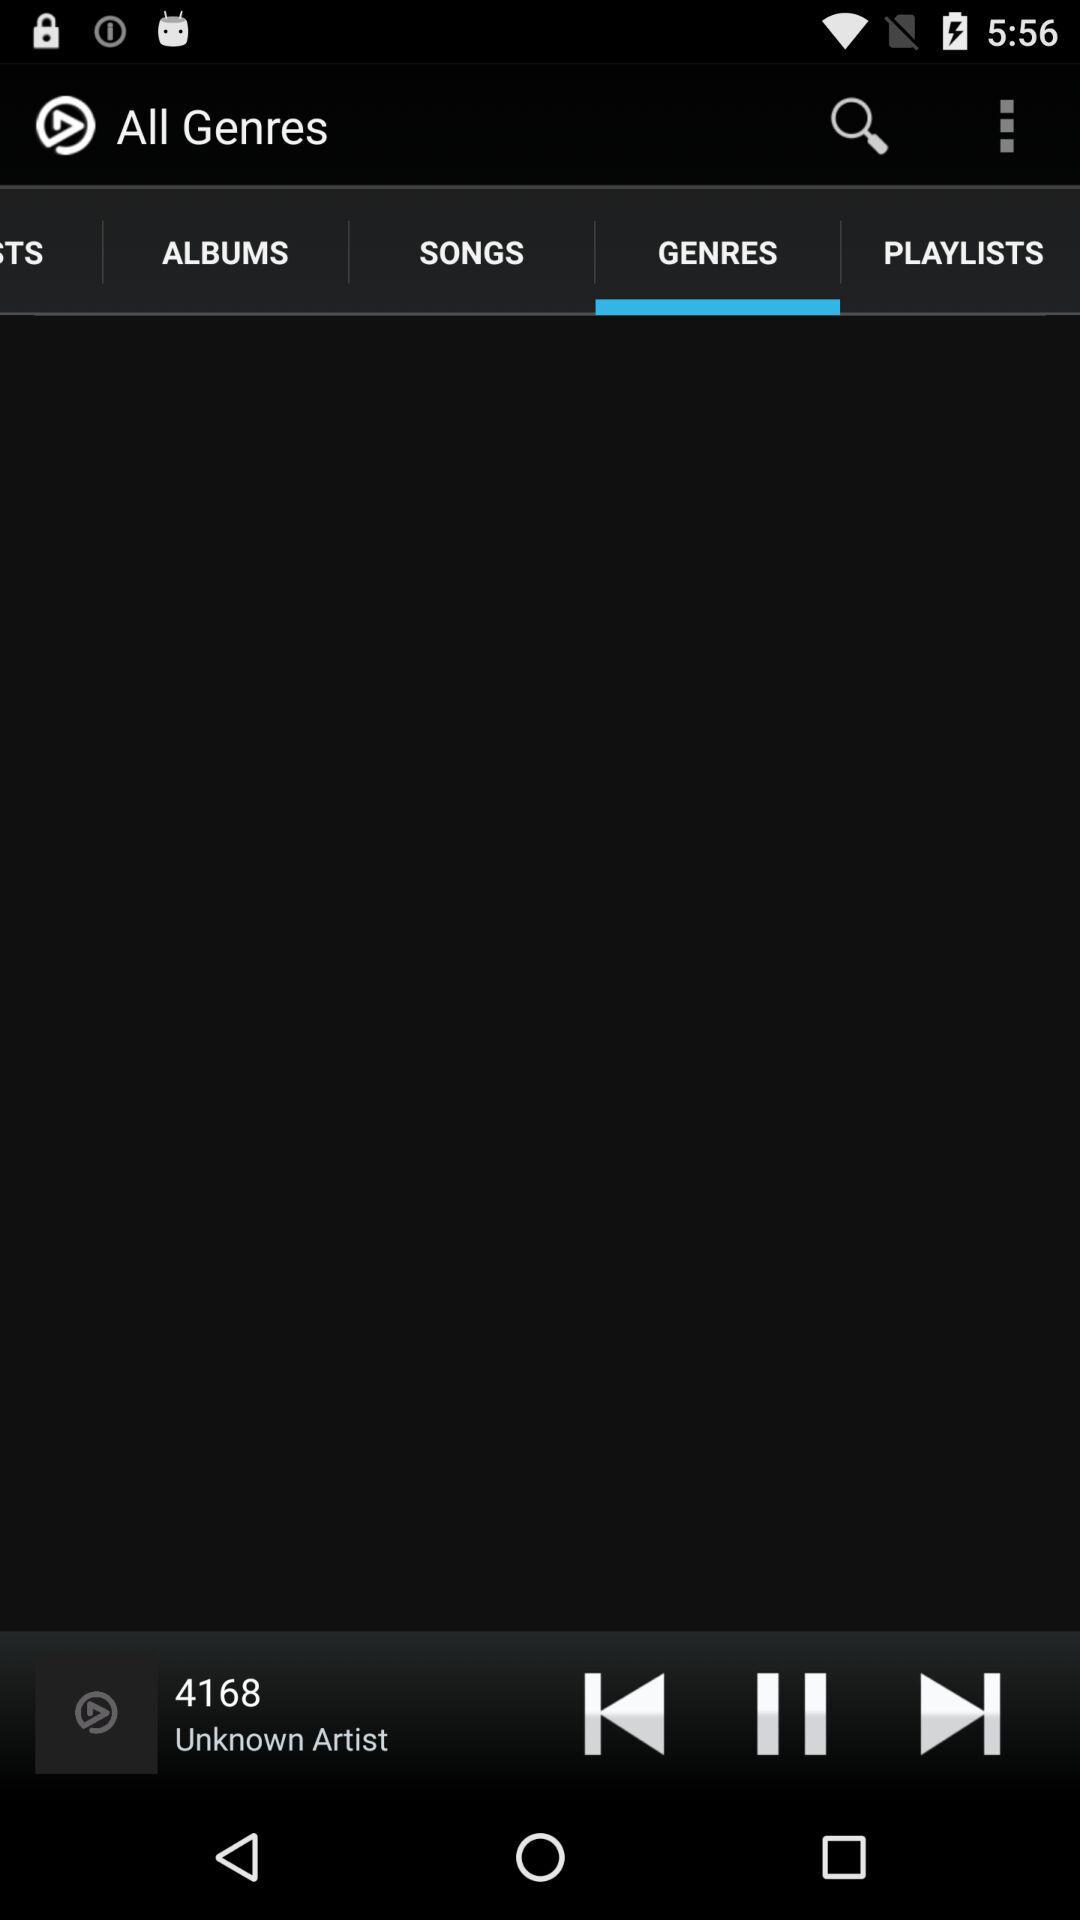 Image resolution: width=1080 pixels, height=1920 pixels. What do you see at coordinates (959, 1832) in the screenshot?
I see `the skip_next icon` at bounding box center [959, 1832].